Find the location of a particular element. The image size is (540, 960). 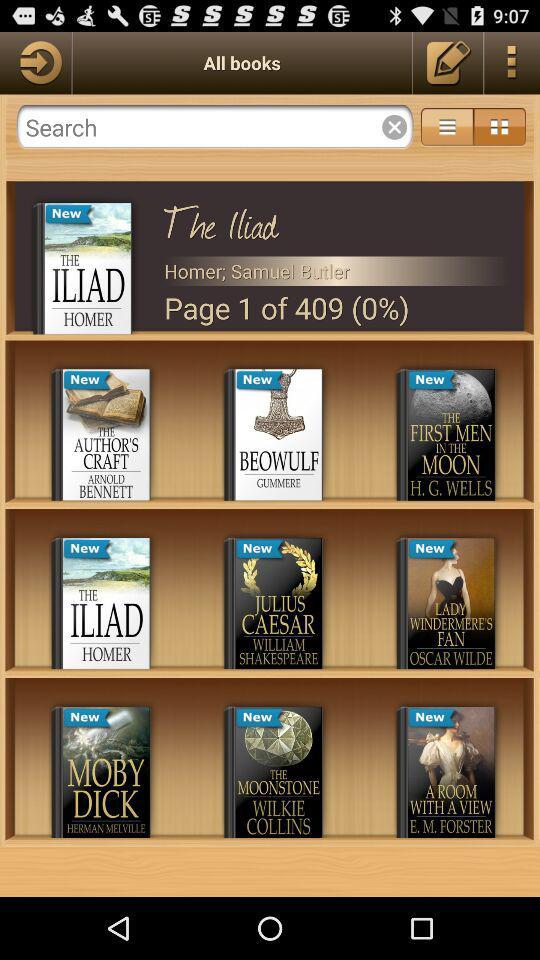

the iliad is located at coordinates (336, 219).